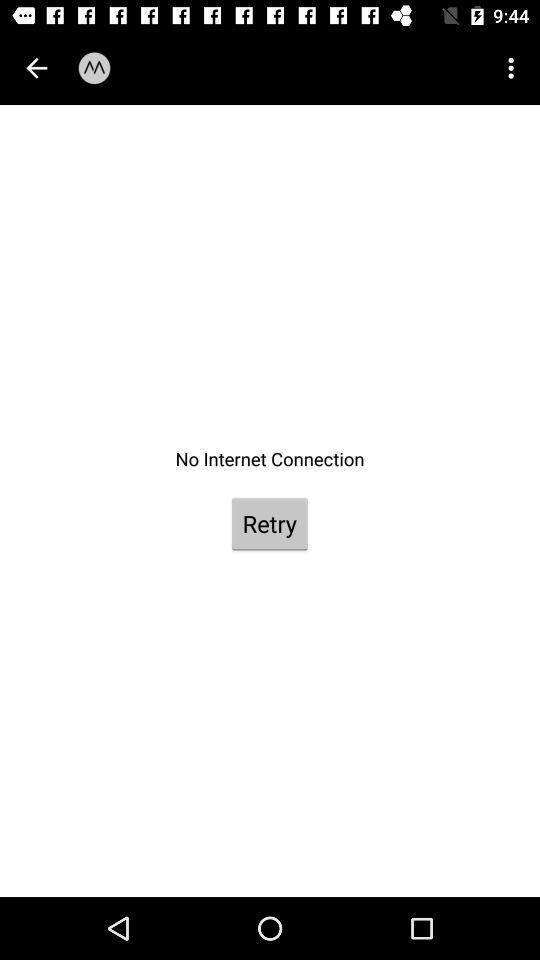 This screenshot has width=540, height=960. I want to click on the item below no internet connection icon, so click(269, 522).